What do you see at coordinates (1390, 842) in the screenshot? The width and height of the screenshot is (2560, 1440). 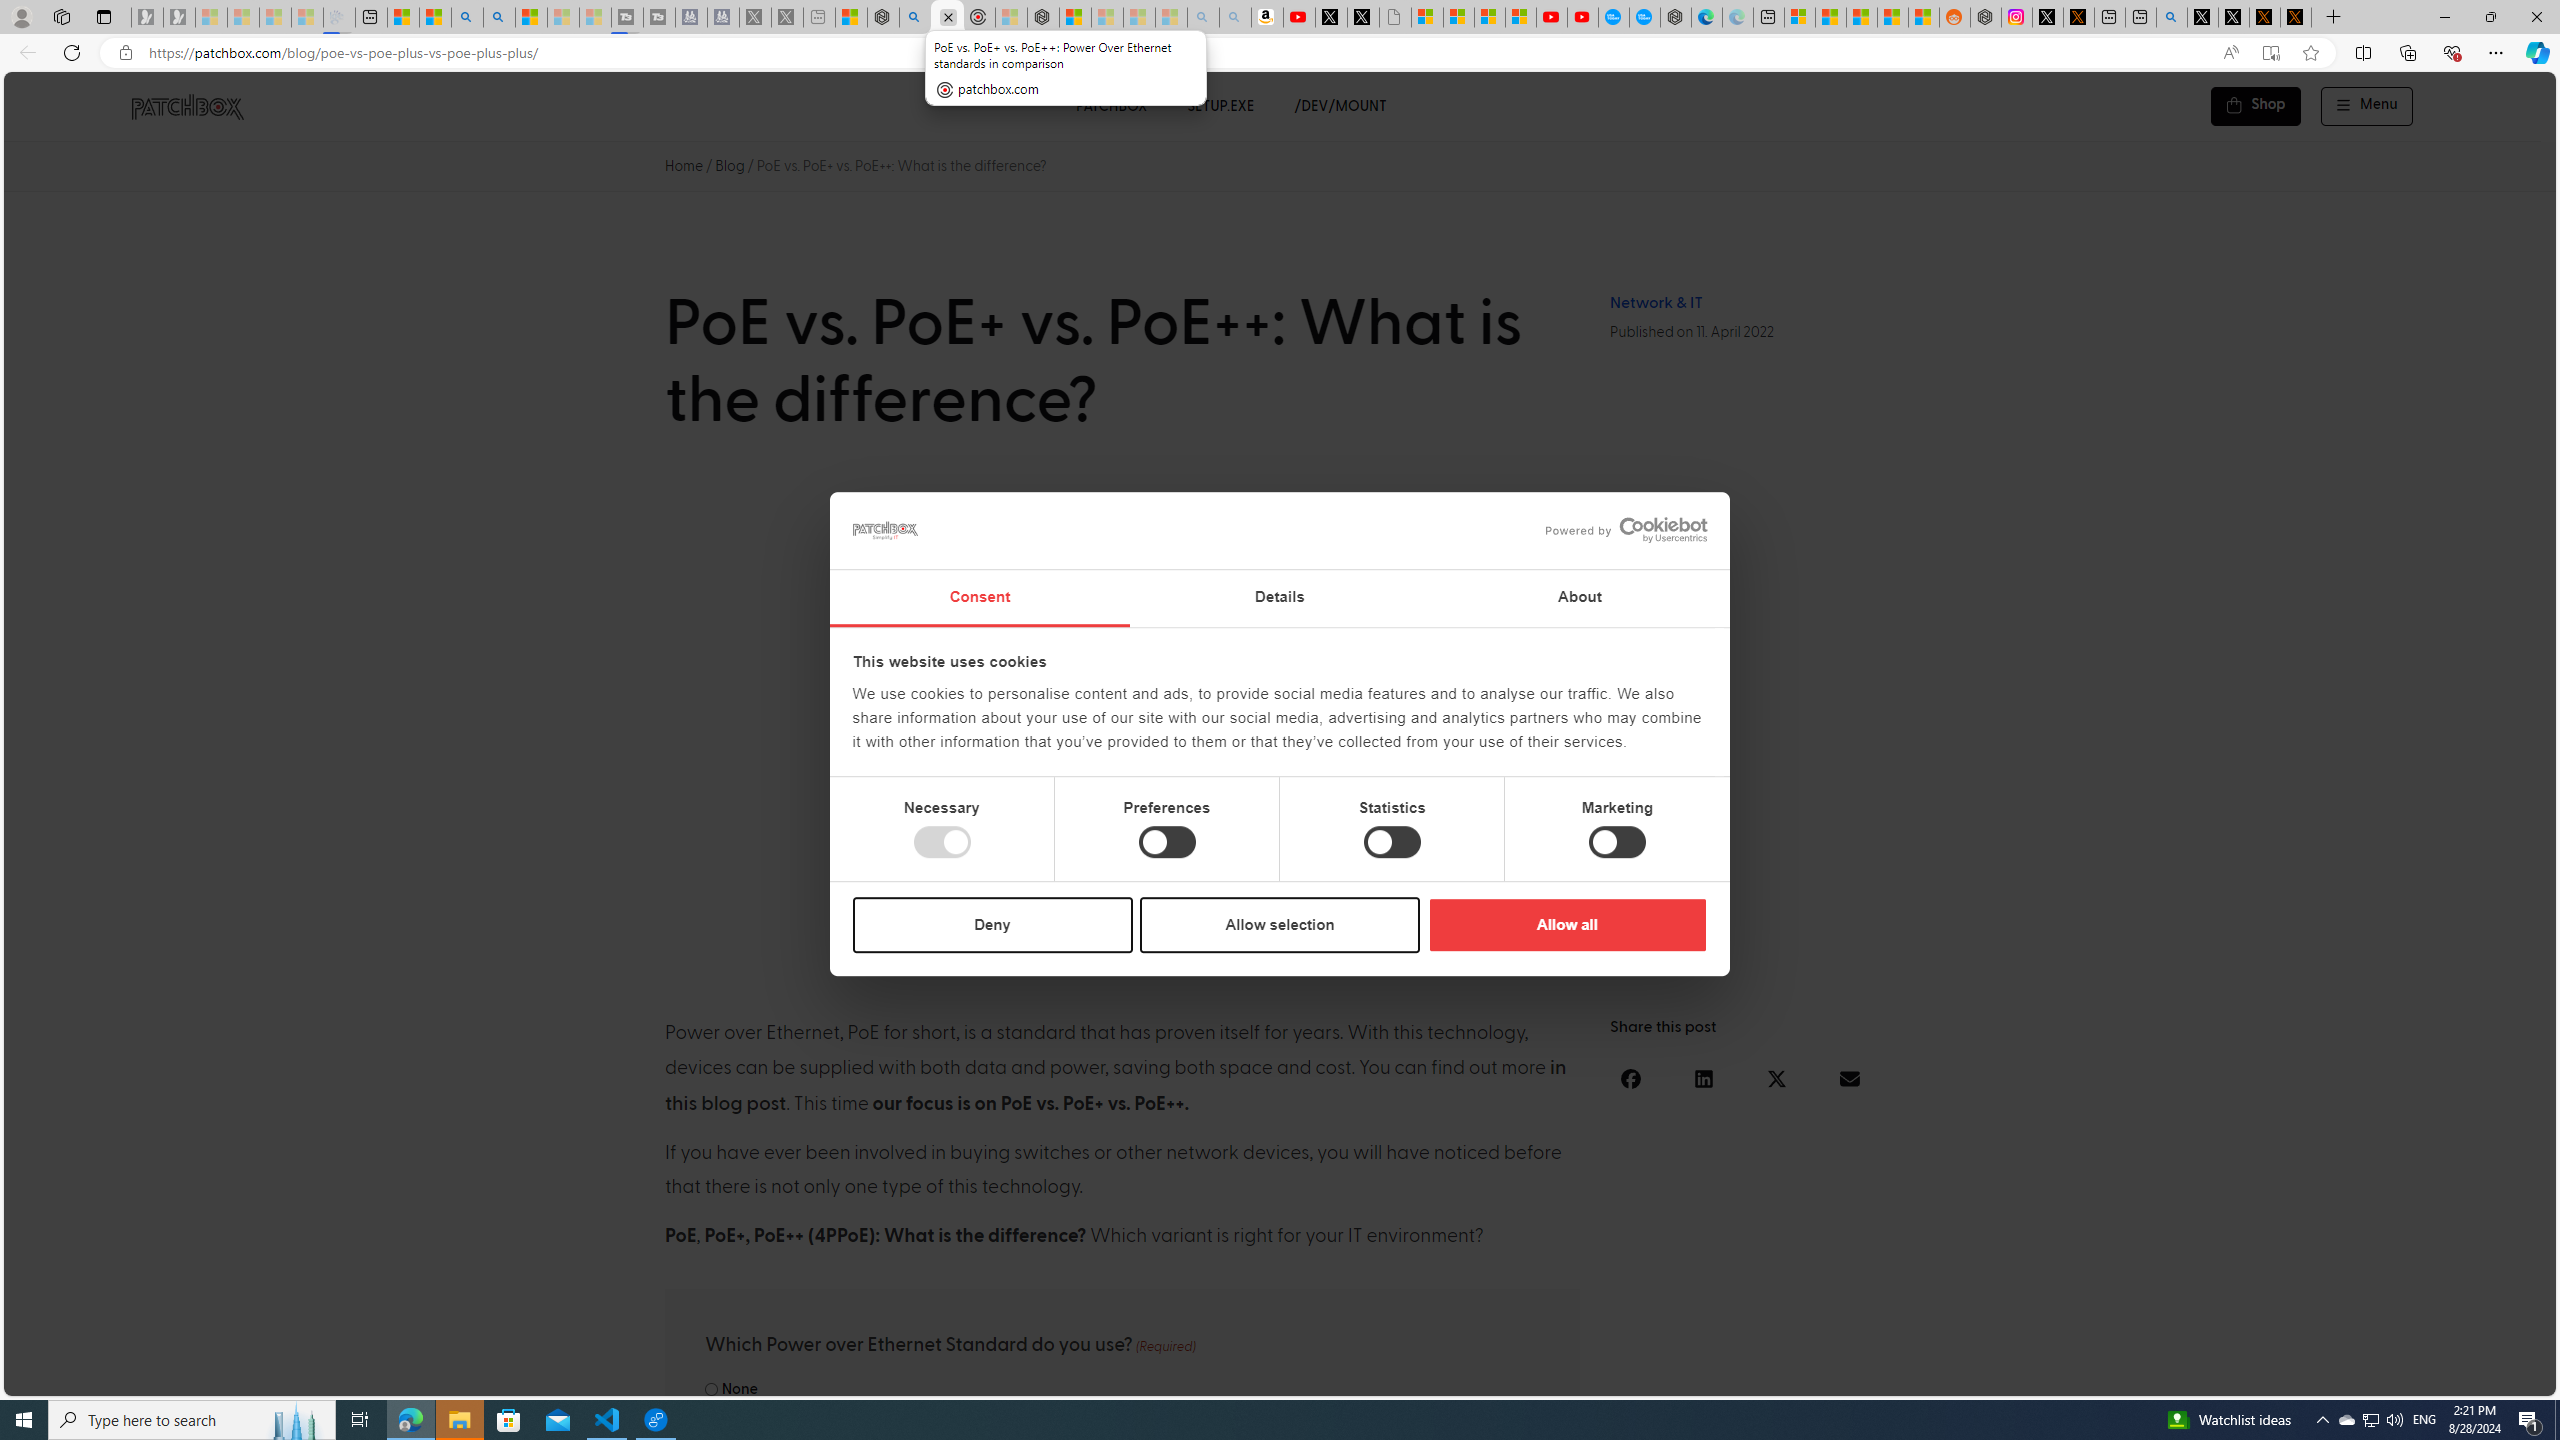 I see `'Statistics'` at bounding box center [1390, 842].